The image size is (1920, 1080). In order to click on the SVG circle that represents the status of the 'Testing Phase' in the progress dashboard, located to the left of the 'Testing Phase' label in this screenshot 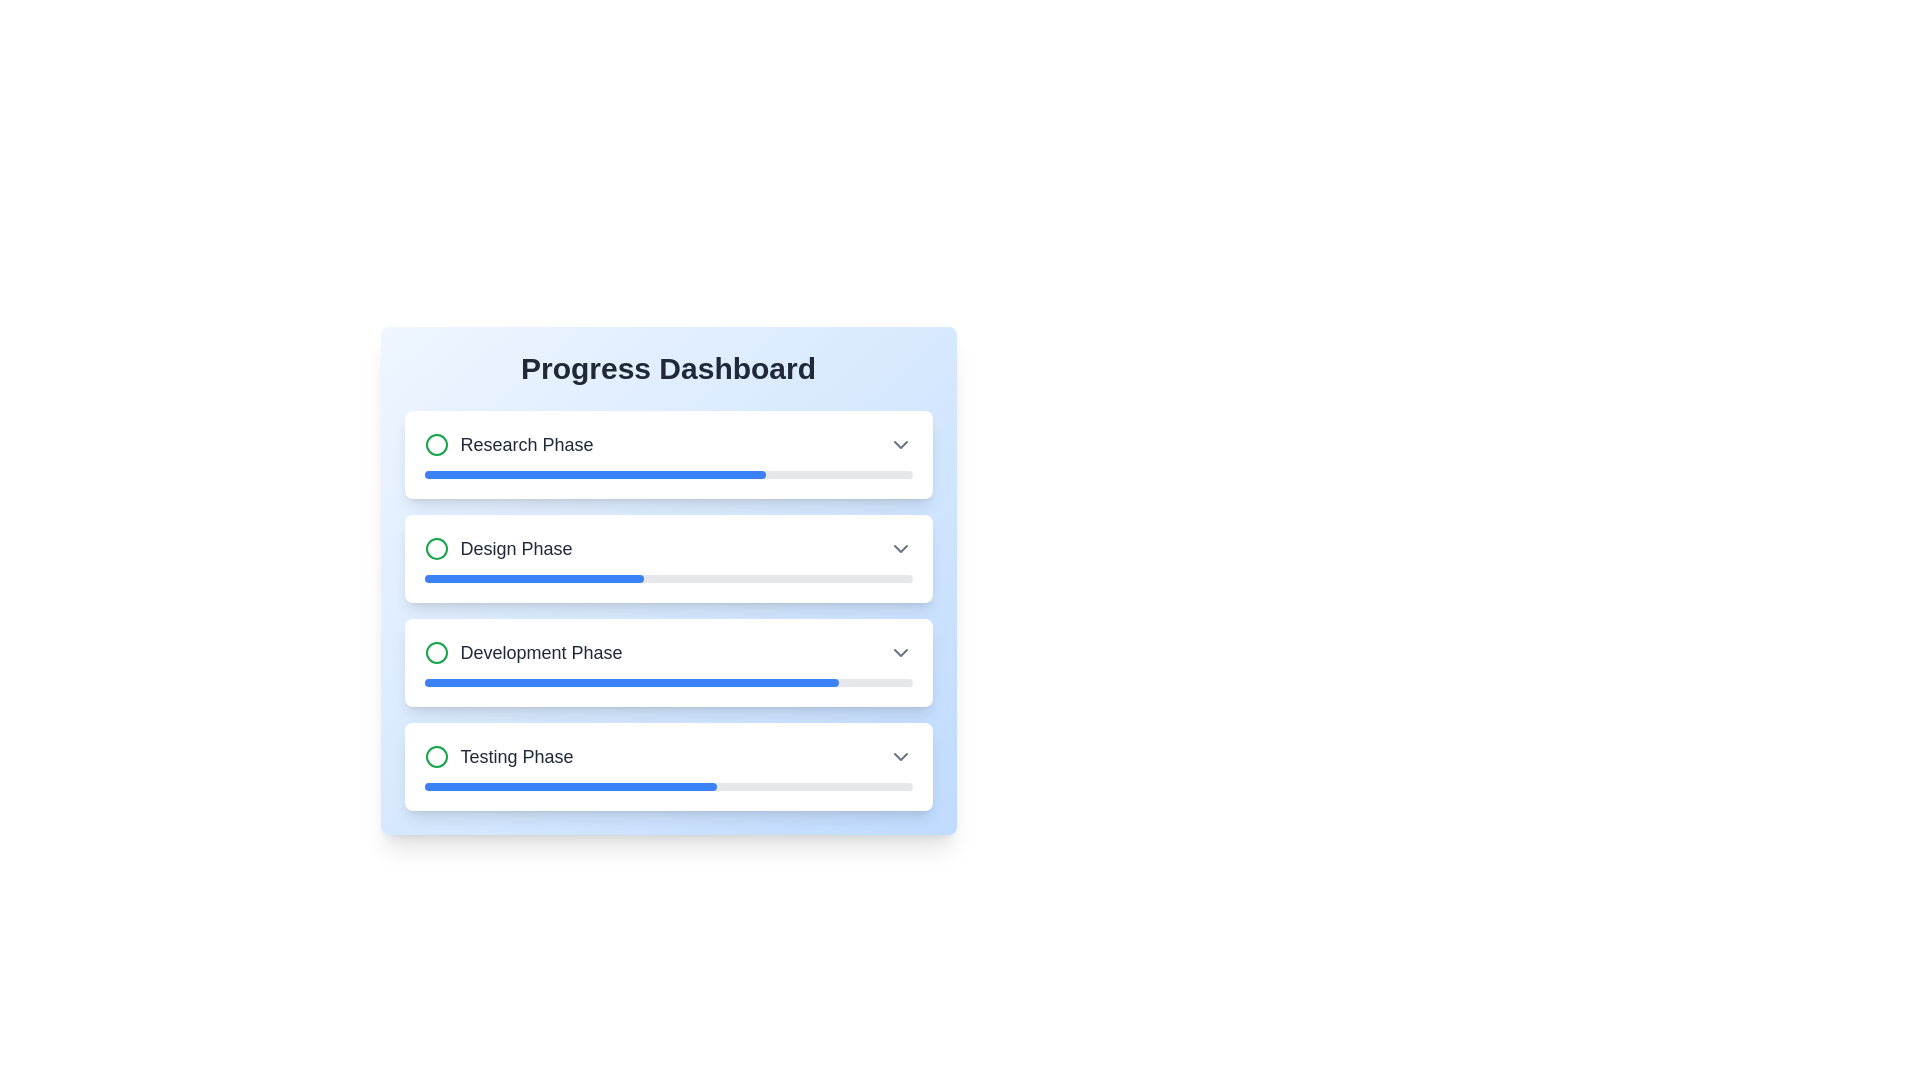, I will do `click(435, 756)`.